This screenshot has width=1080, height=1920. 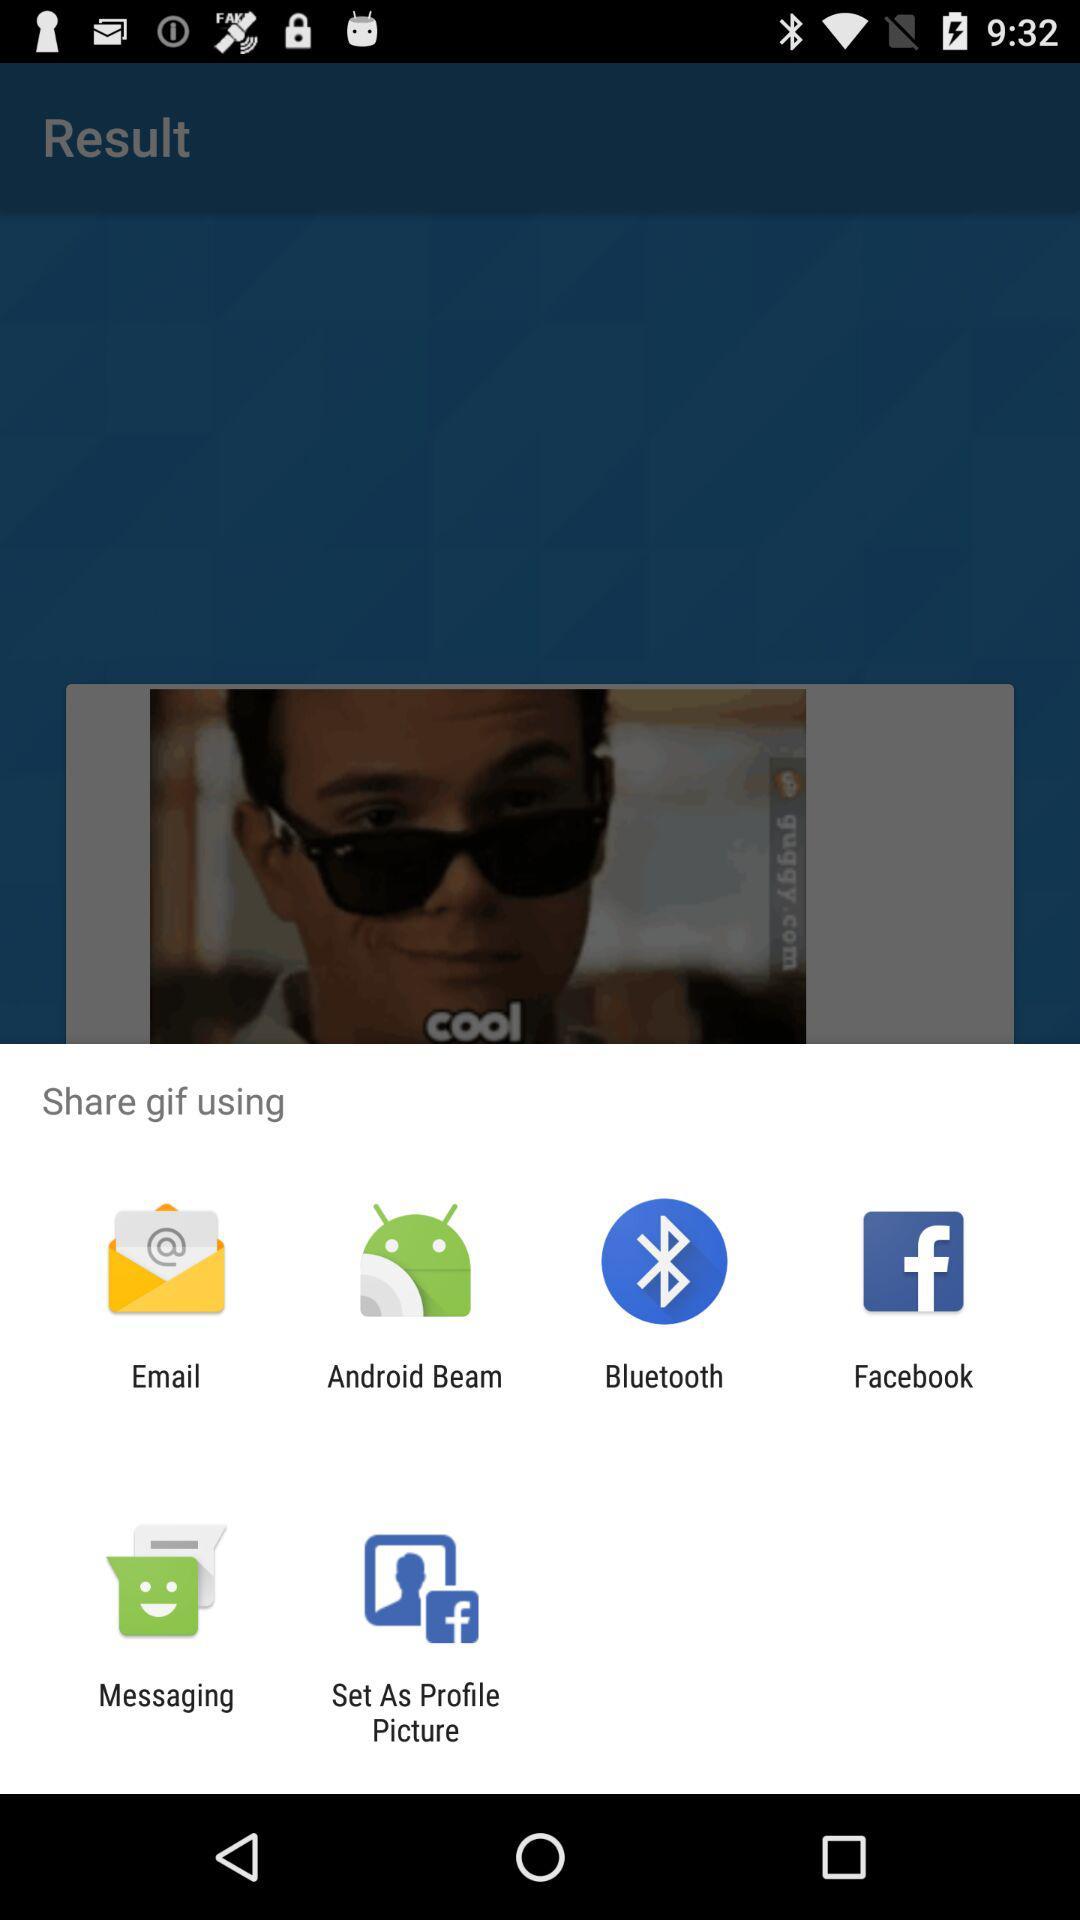 I want to click on icon next to the android beam, so click(x=165, y=1392).